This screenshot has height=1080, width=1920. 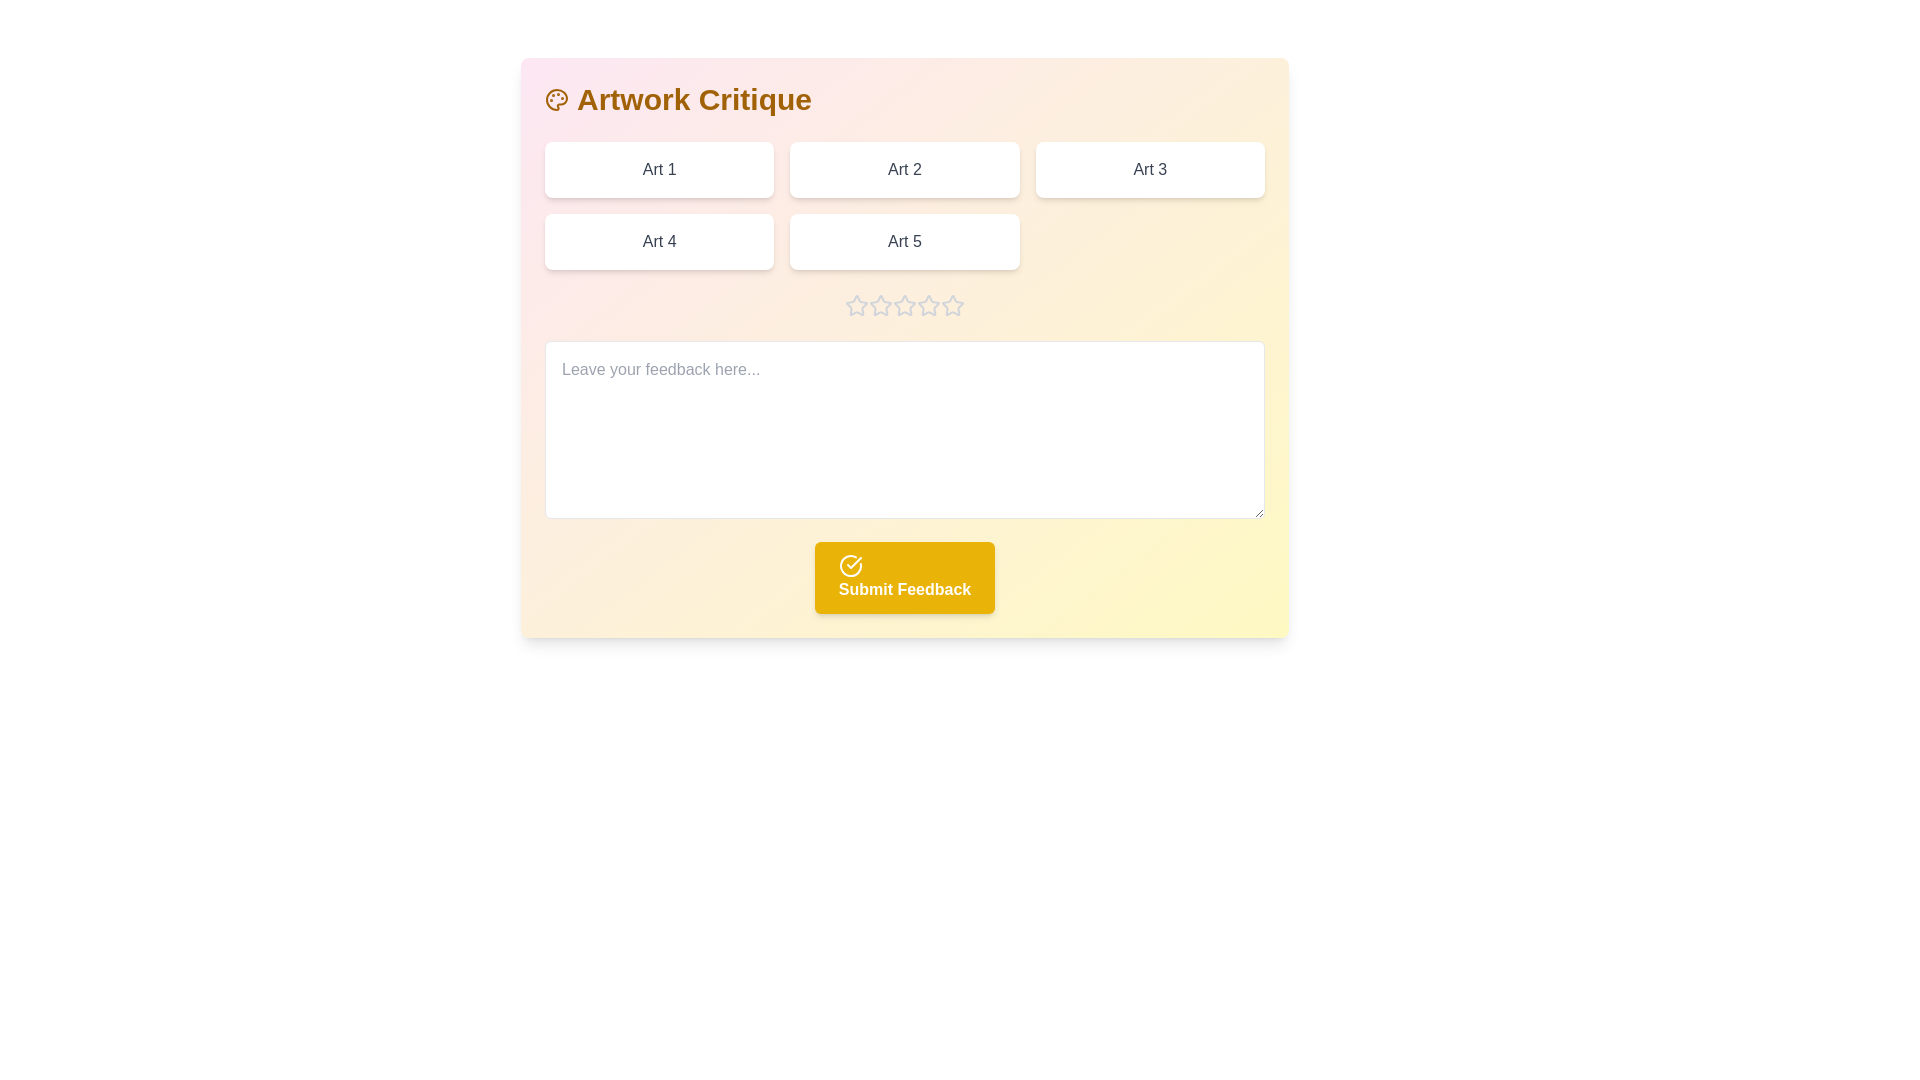 I want to click on the rating to 5 stars by clicking on the corresponding star button, so click(x=952, y=305).